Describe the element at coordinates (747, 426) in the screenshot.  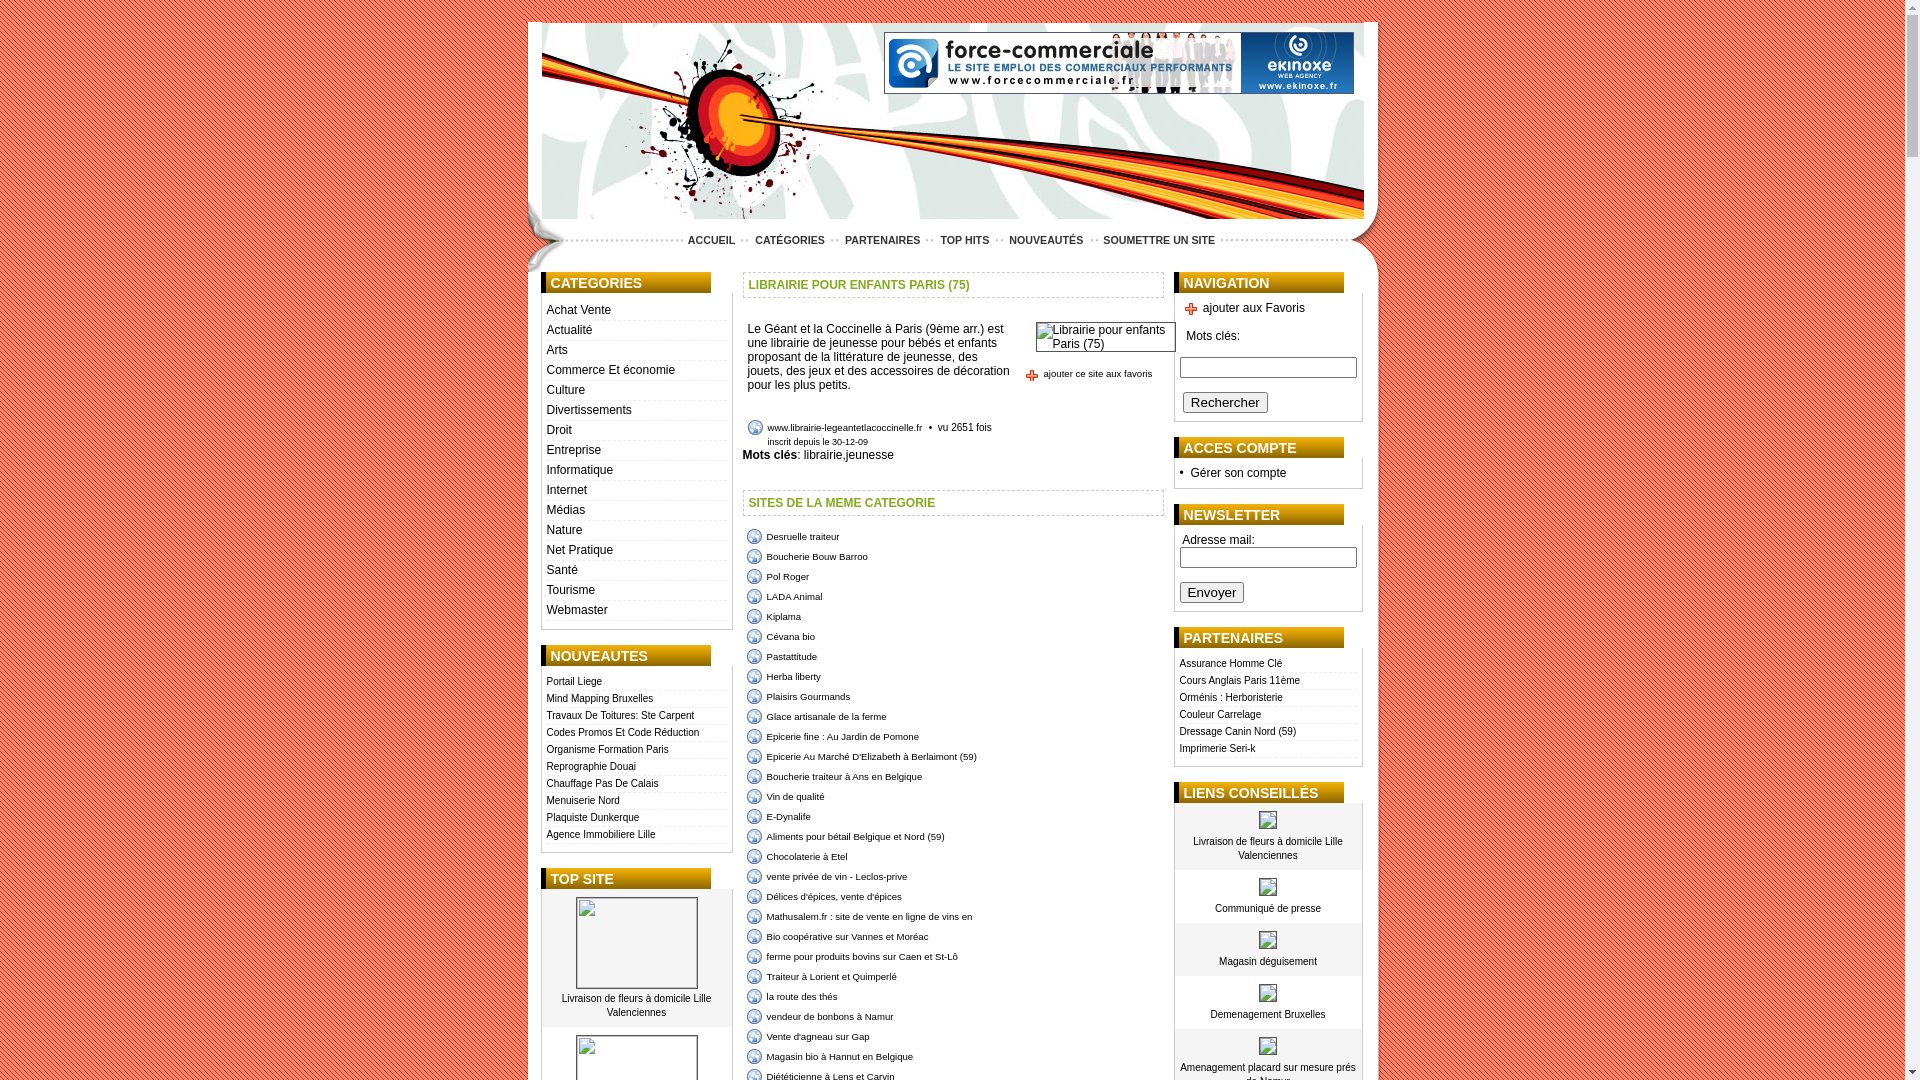
I see `'www.librairie-legeantetlacoccinelle.fr'` at that location.